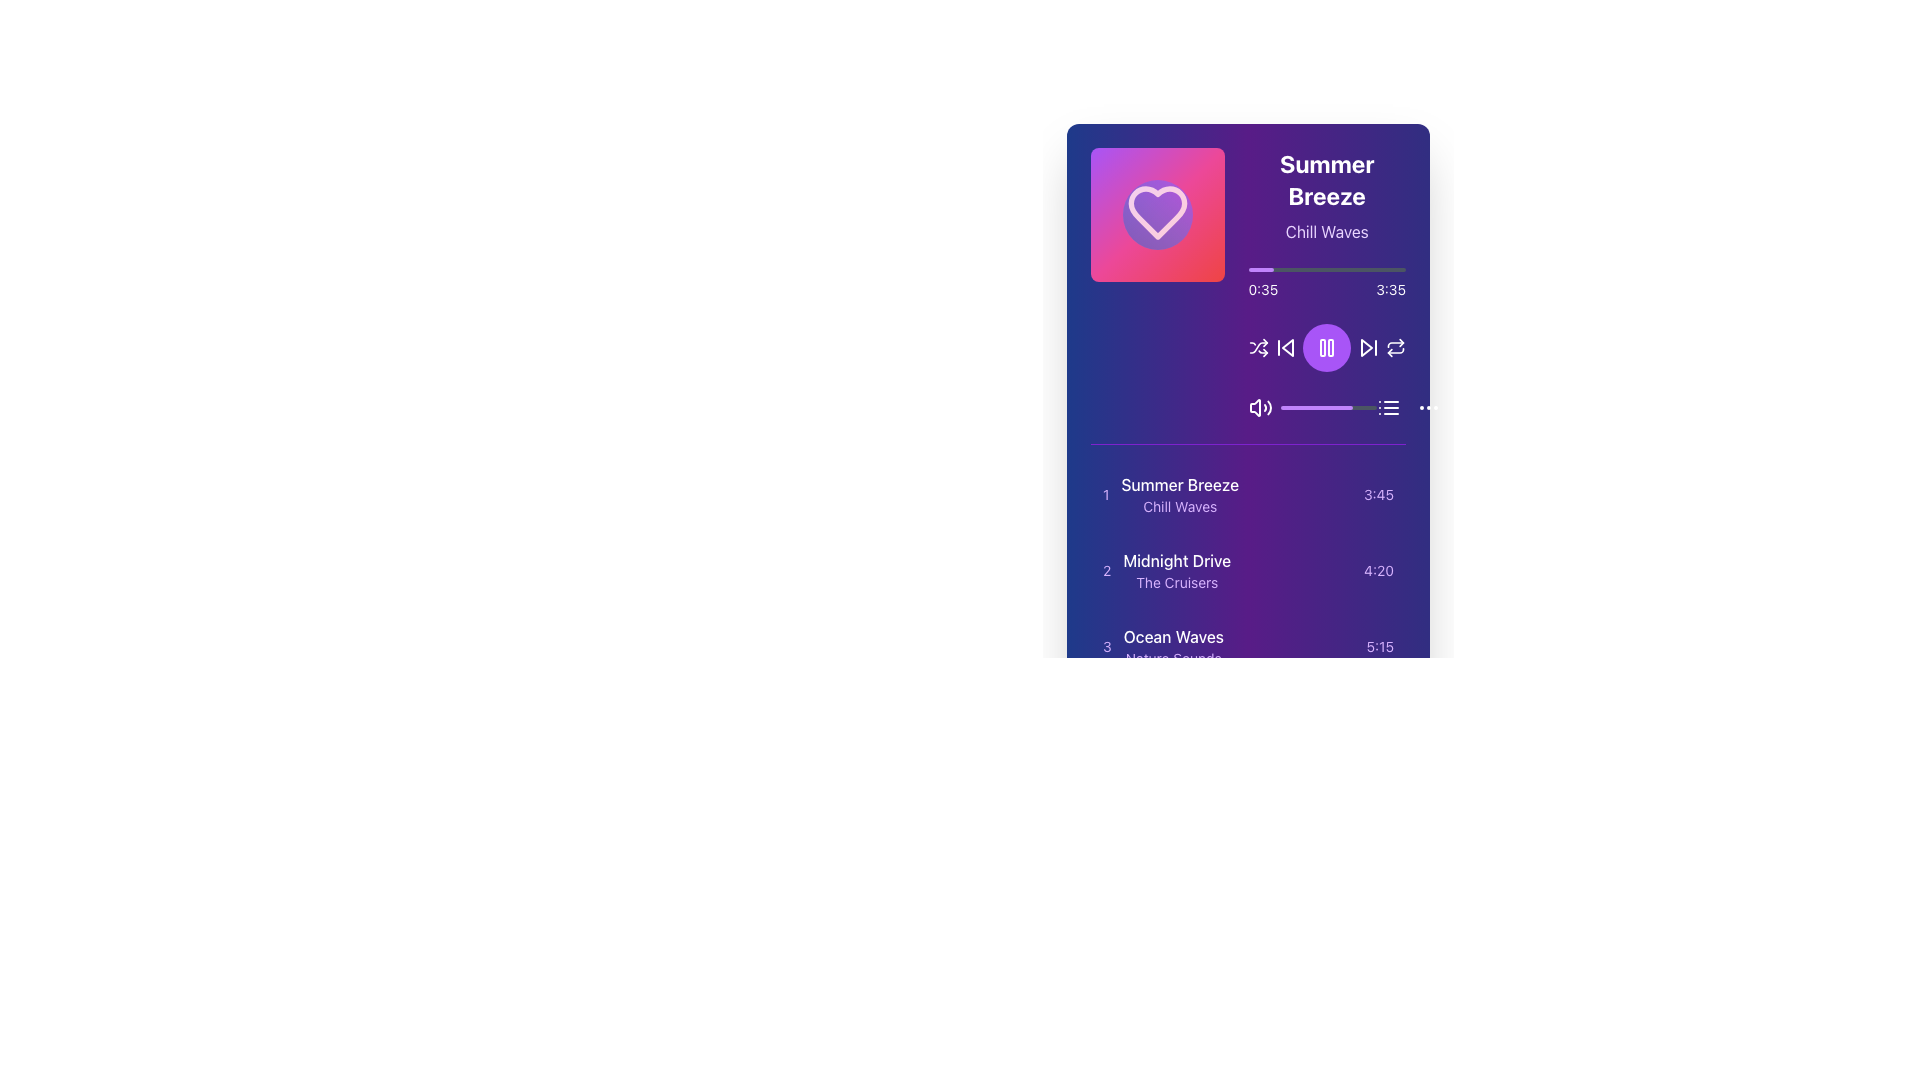  Describe the element at coordinates (1262, 289) in the screenshot. I see `the static text label displaying the time '0:35', which is positioned to the left of the '3:35' timestamp and is part of the media player's timing information area` at that location.